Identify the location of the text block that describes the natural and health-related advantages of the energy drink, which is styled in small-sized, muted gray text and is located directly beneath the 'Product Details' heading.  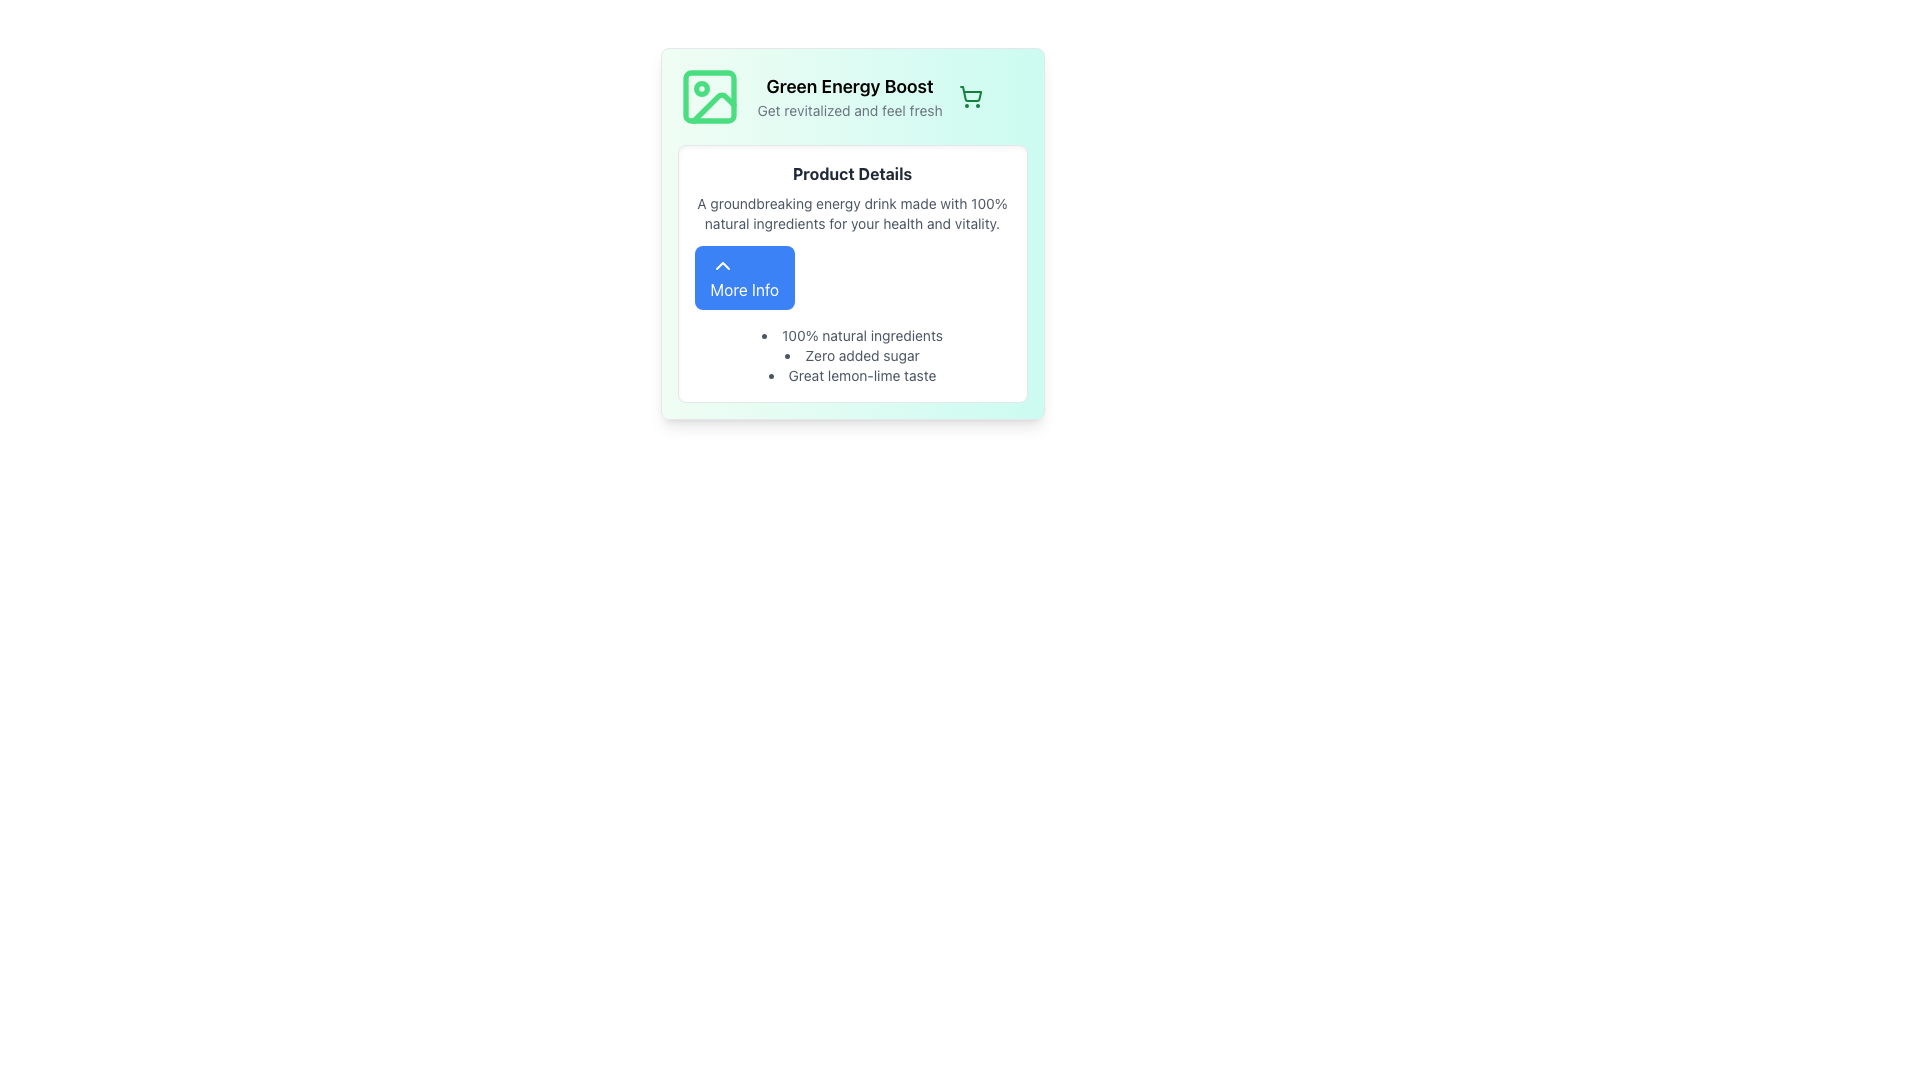
(852, 213).